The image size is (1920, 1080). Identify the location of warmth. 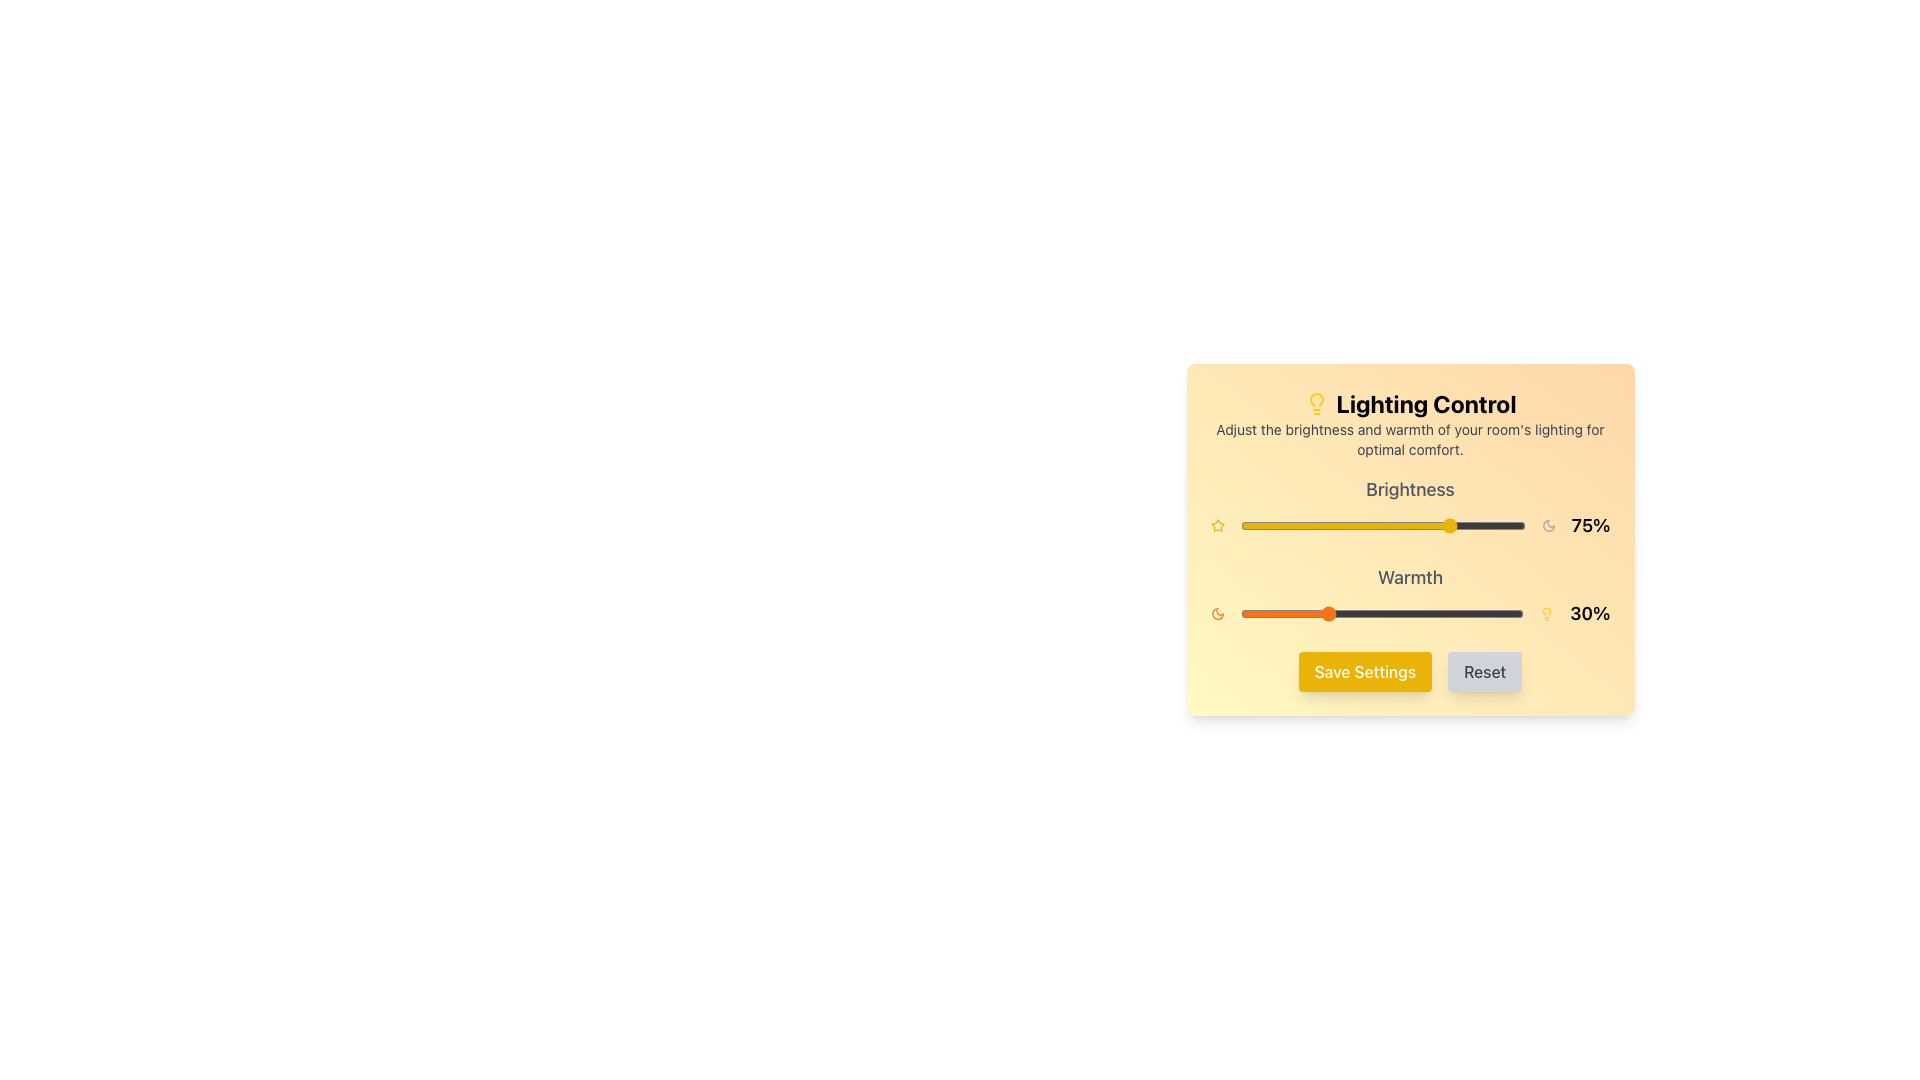
(1331, 612).